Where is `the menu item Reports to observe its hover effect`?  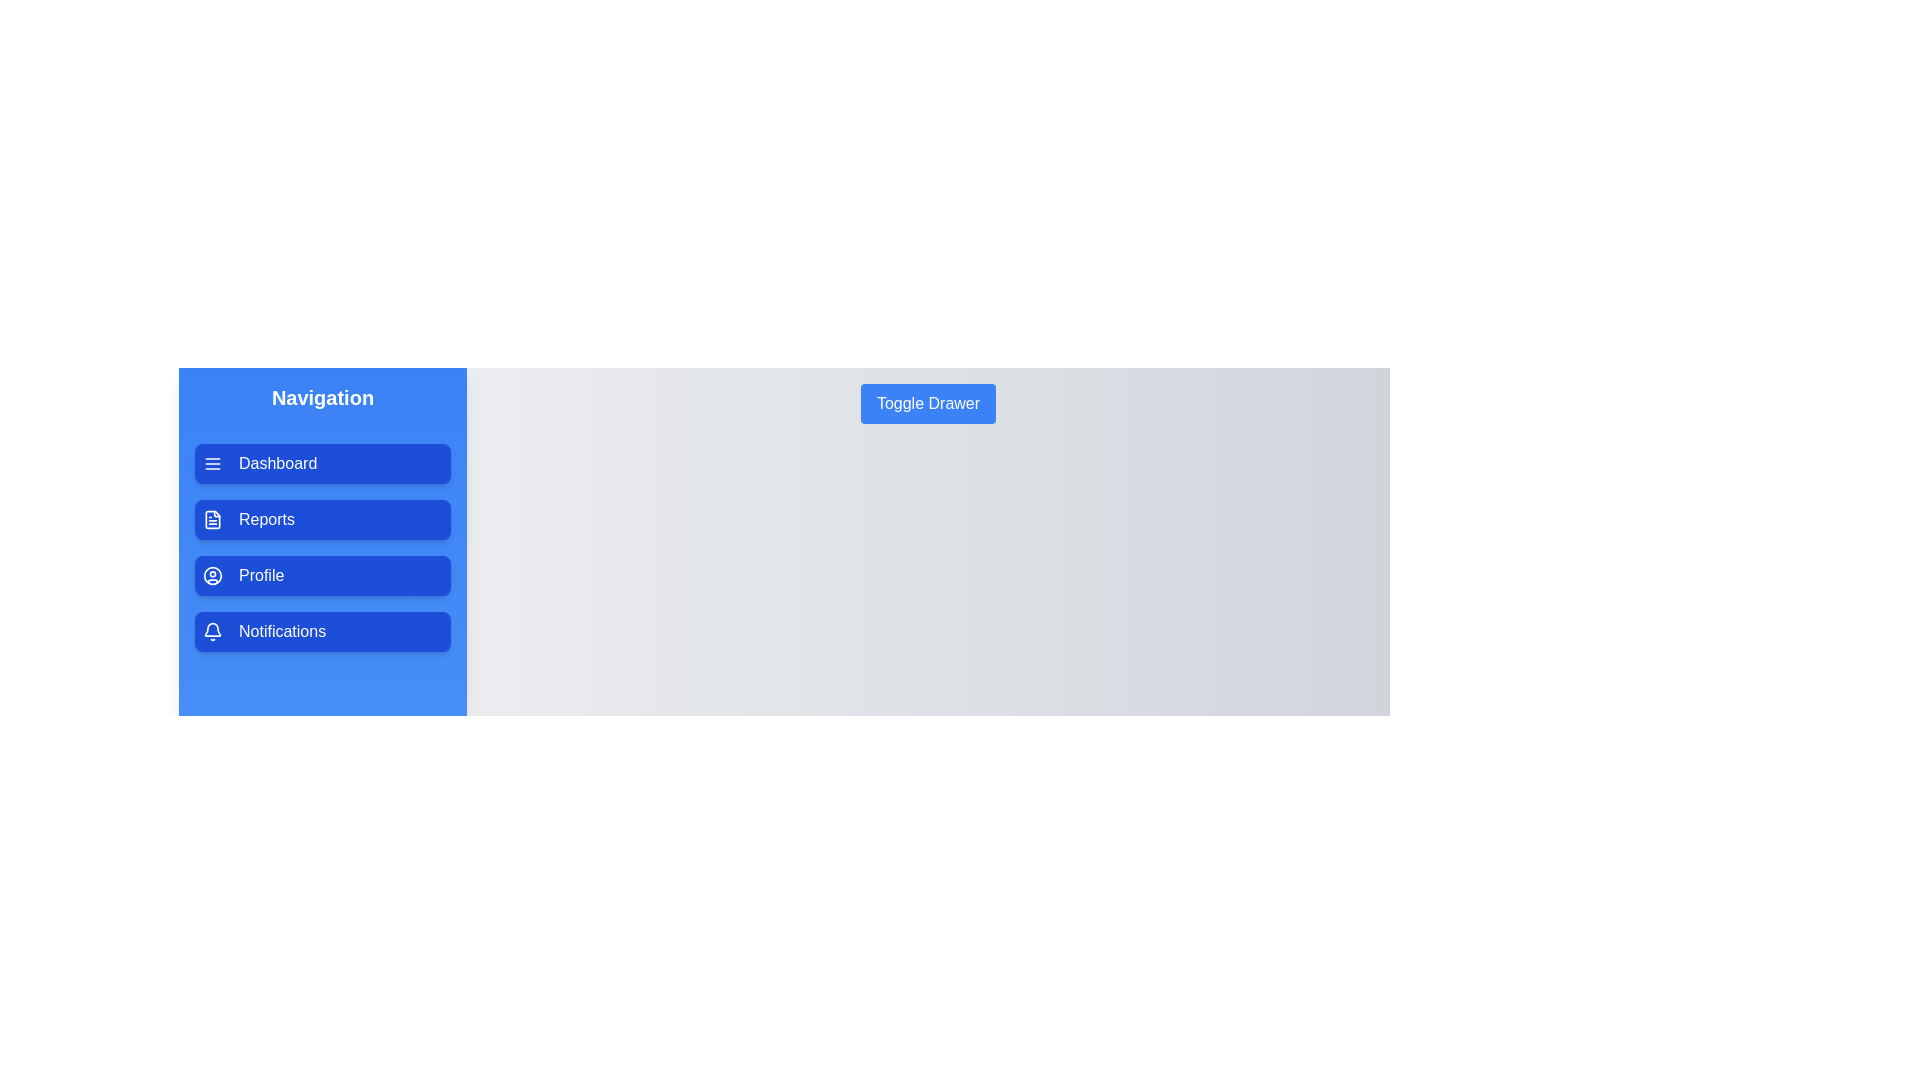
the menu item Reports to observe its hover effect is located at coordinates (322, 519).